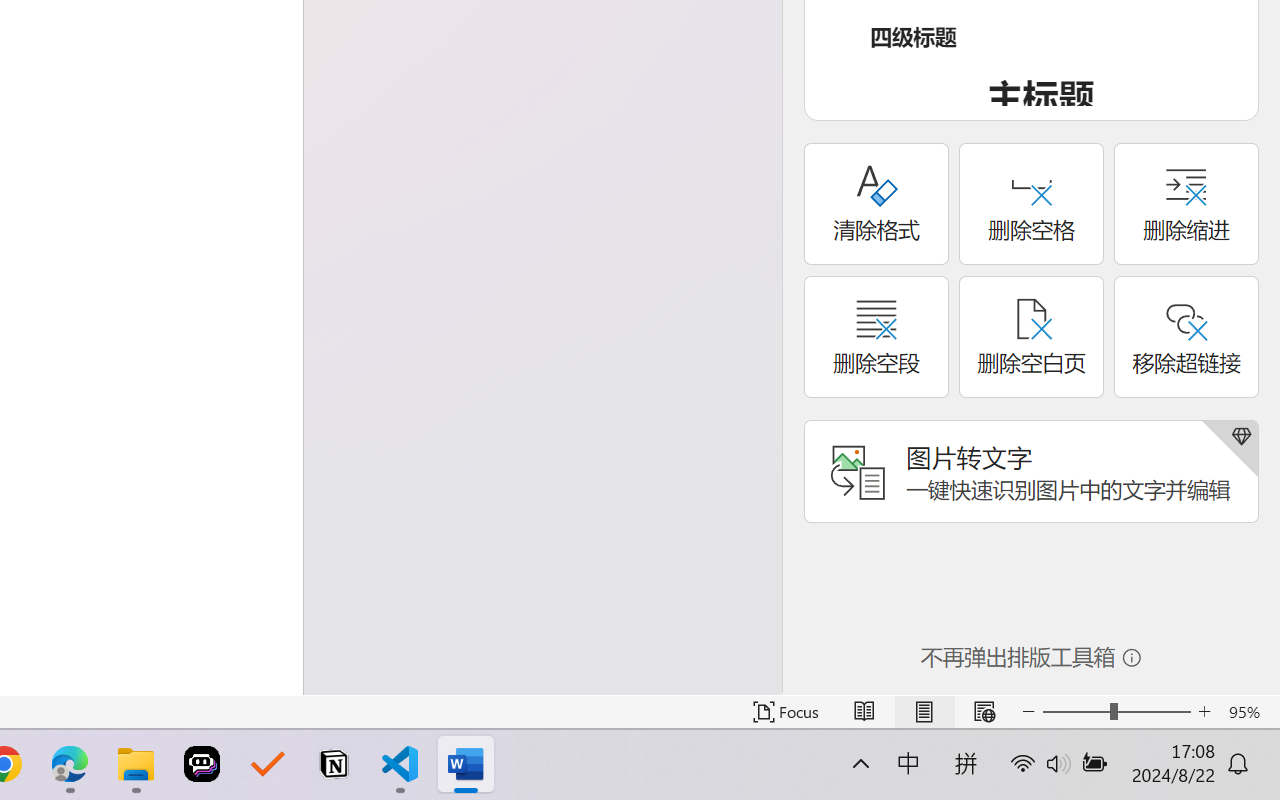  Describe the element at coordinates (1248, 711) in the screenshot. I see `'Zoom 95%'` at that location.